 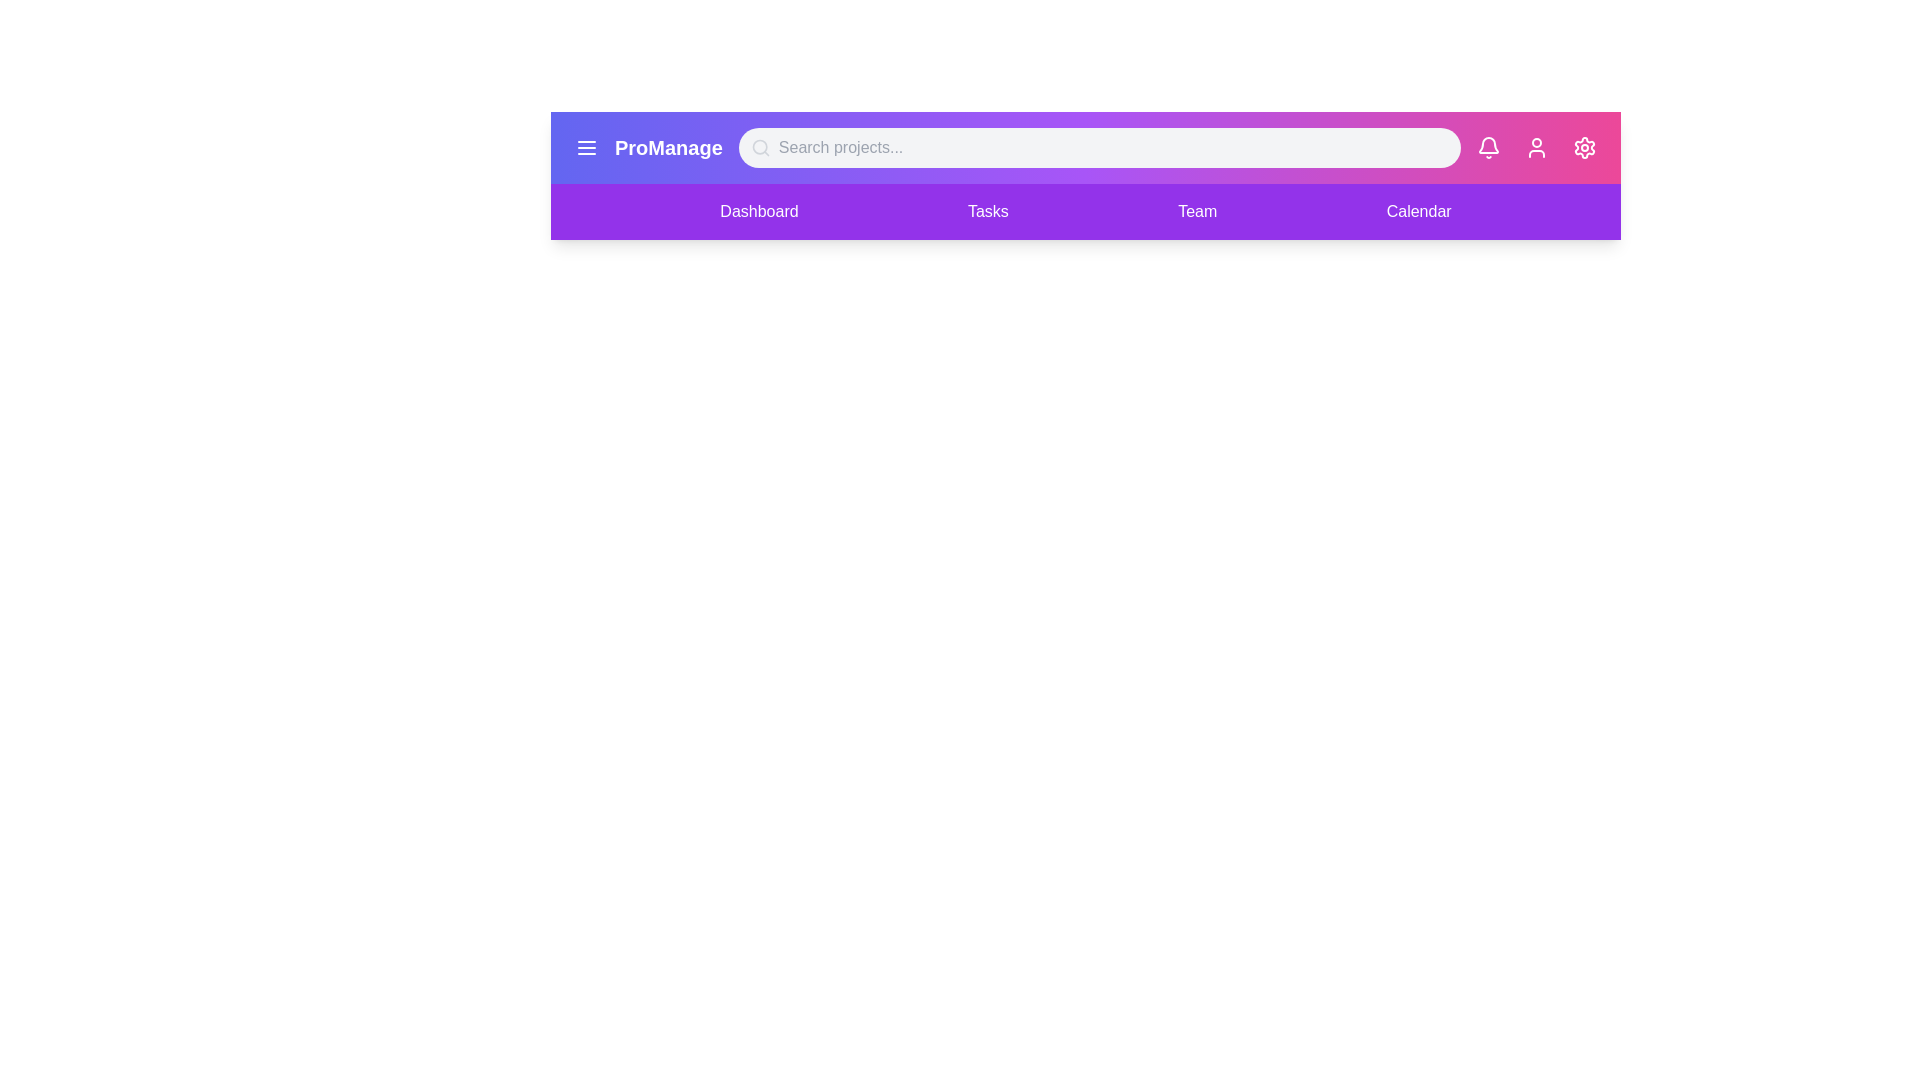 What do you see at coordinates (1098, 146) in the screenshot?
I see `the search bar and type 'Project A'` at bounding box center [1098, 146].